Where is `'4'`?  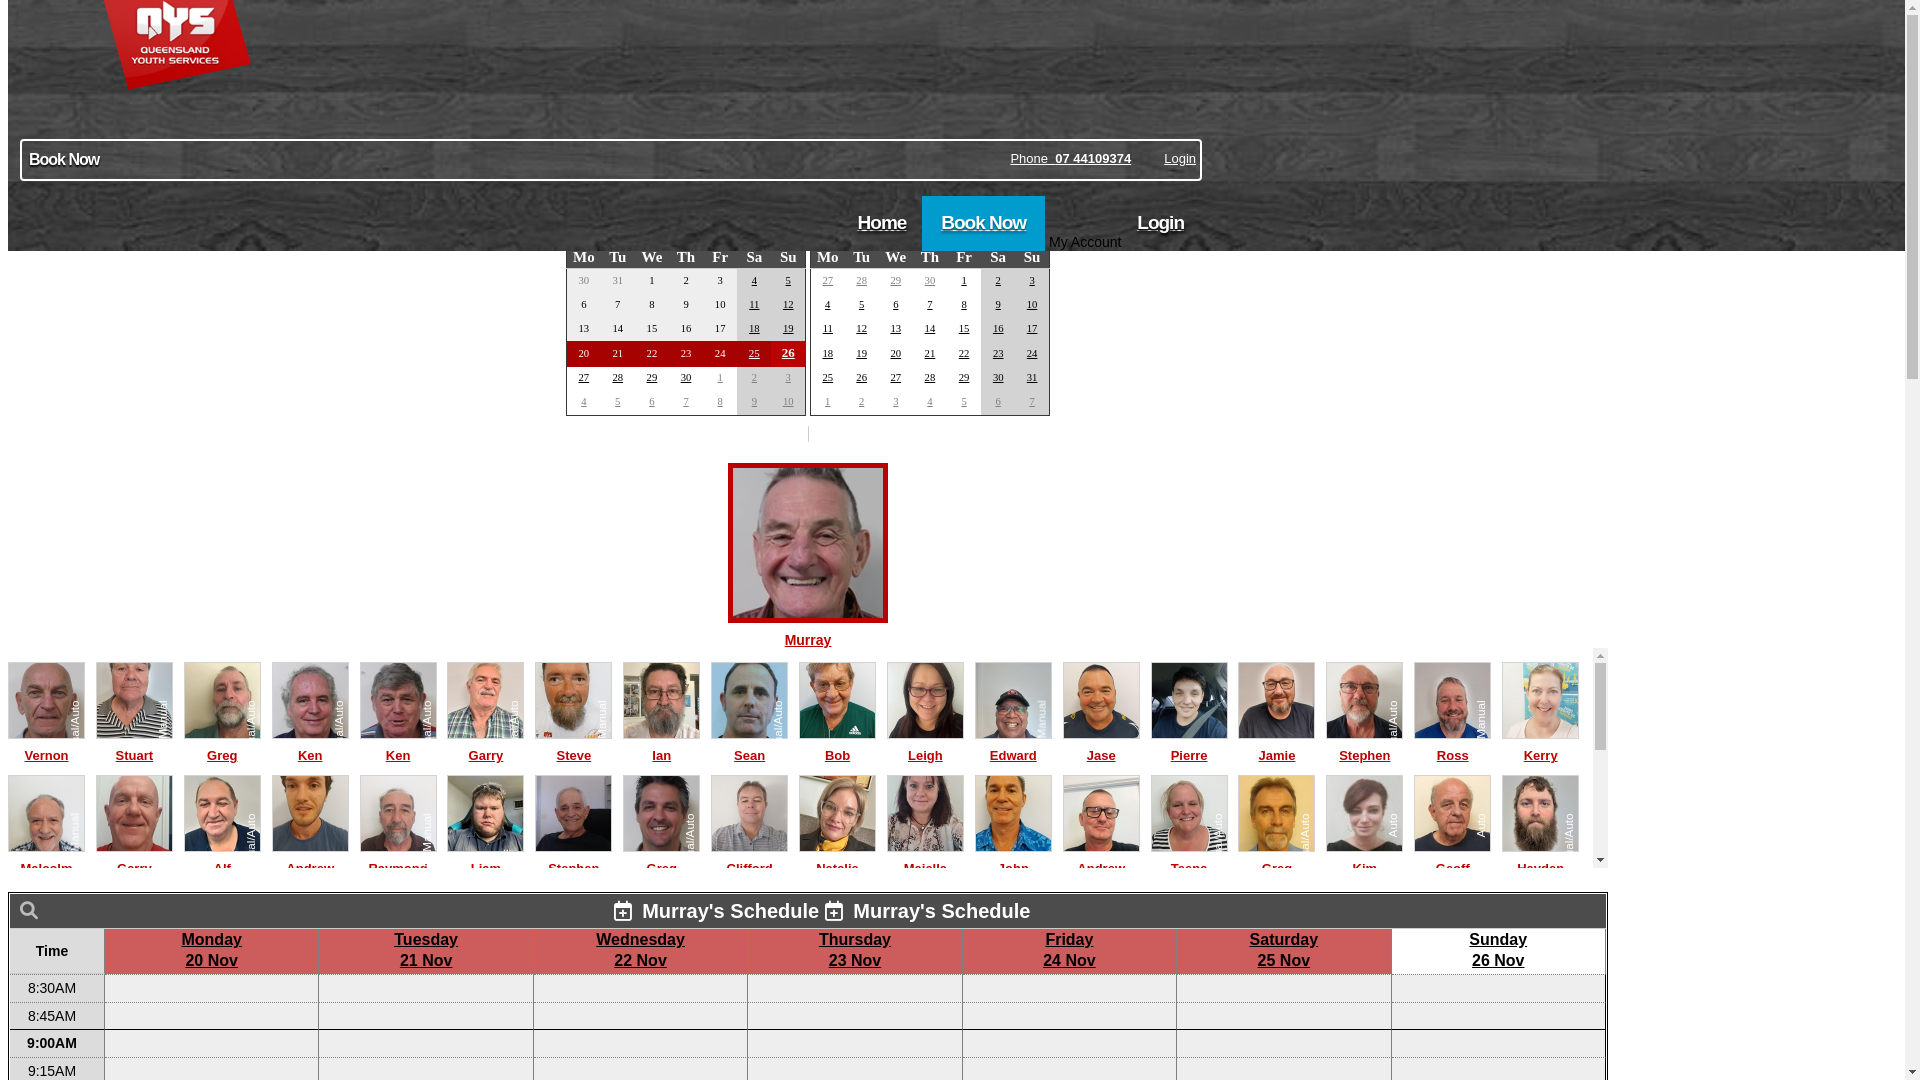
'4' is located at coordinates (925, 401).